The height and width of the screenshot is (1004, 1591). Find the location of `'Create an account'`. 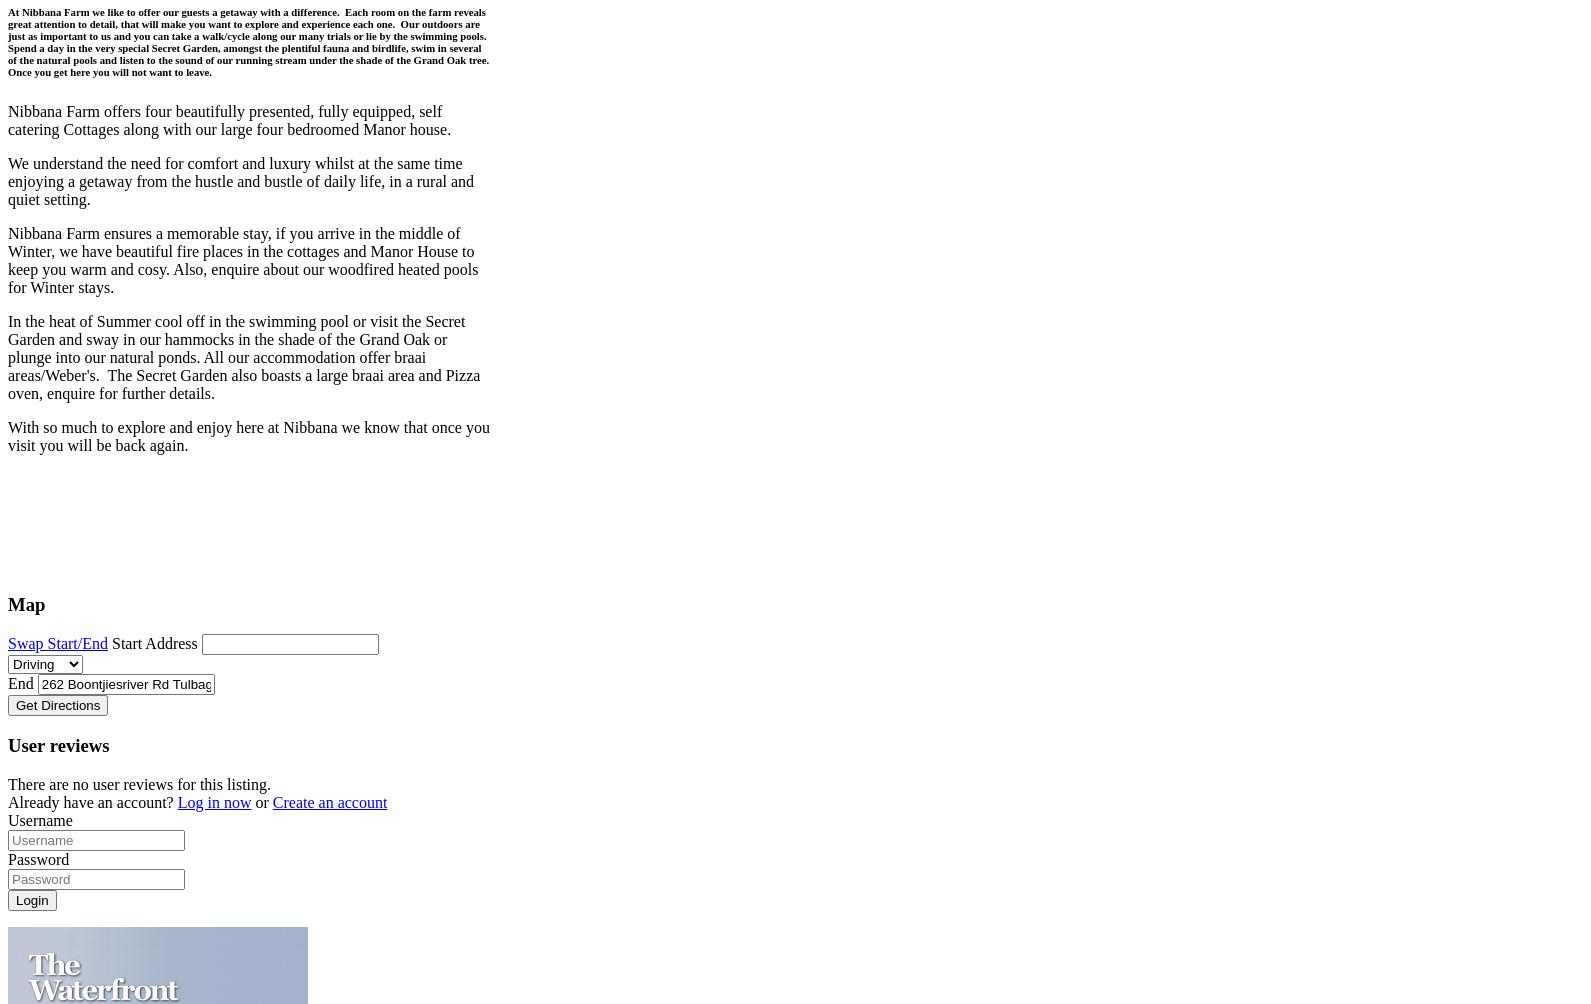

'Create an account' is located at coordinates (329, 801).